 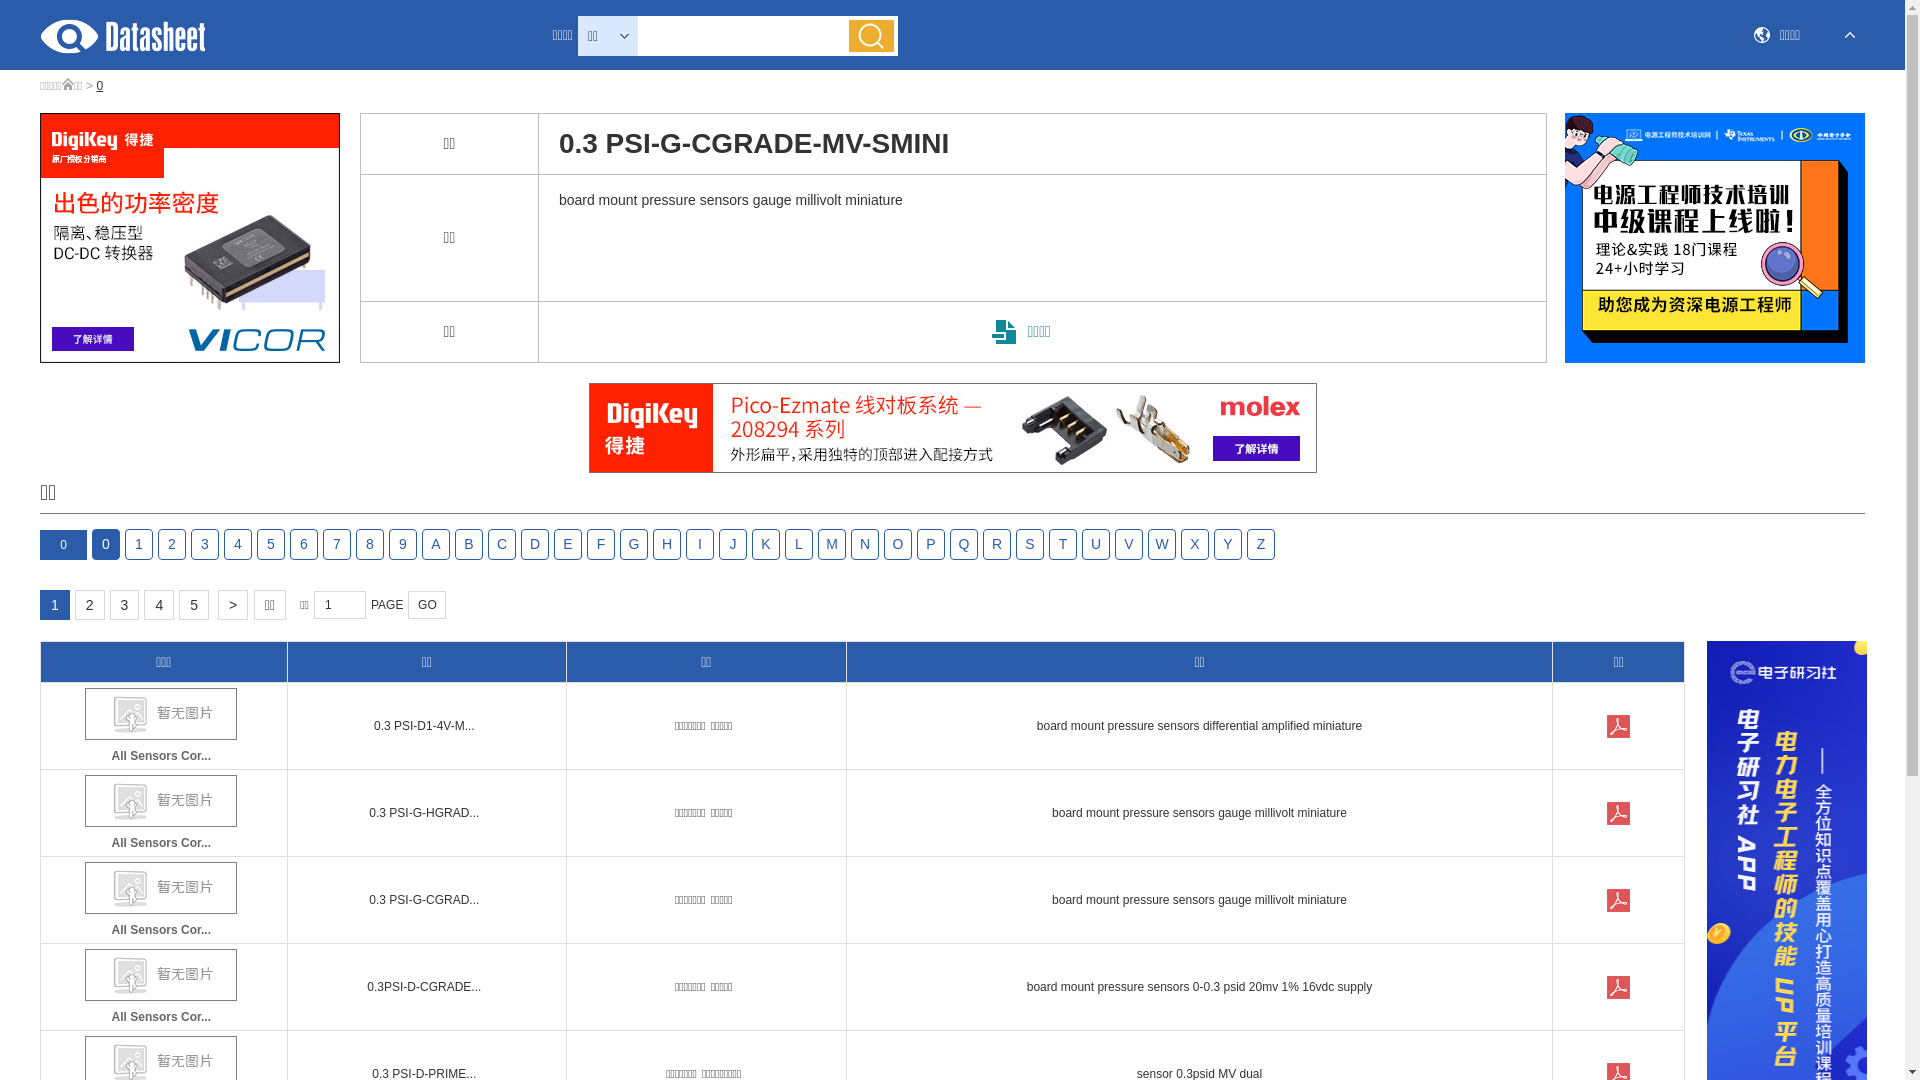 I want to click on 'Z', so click(x=1260, y=544).